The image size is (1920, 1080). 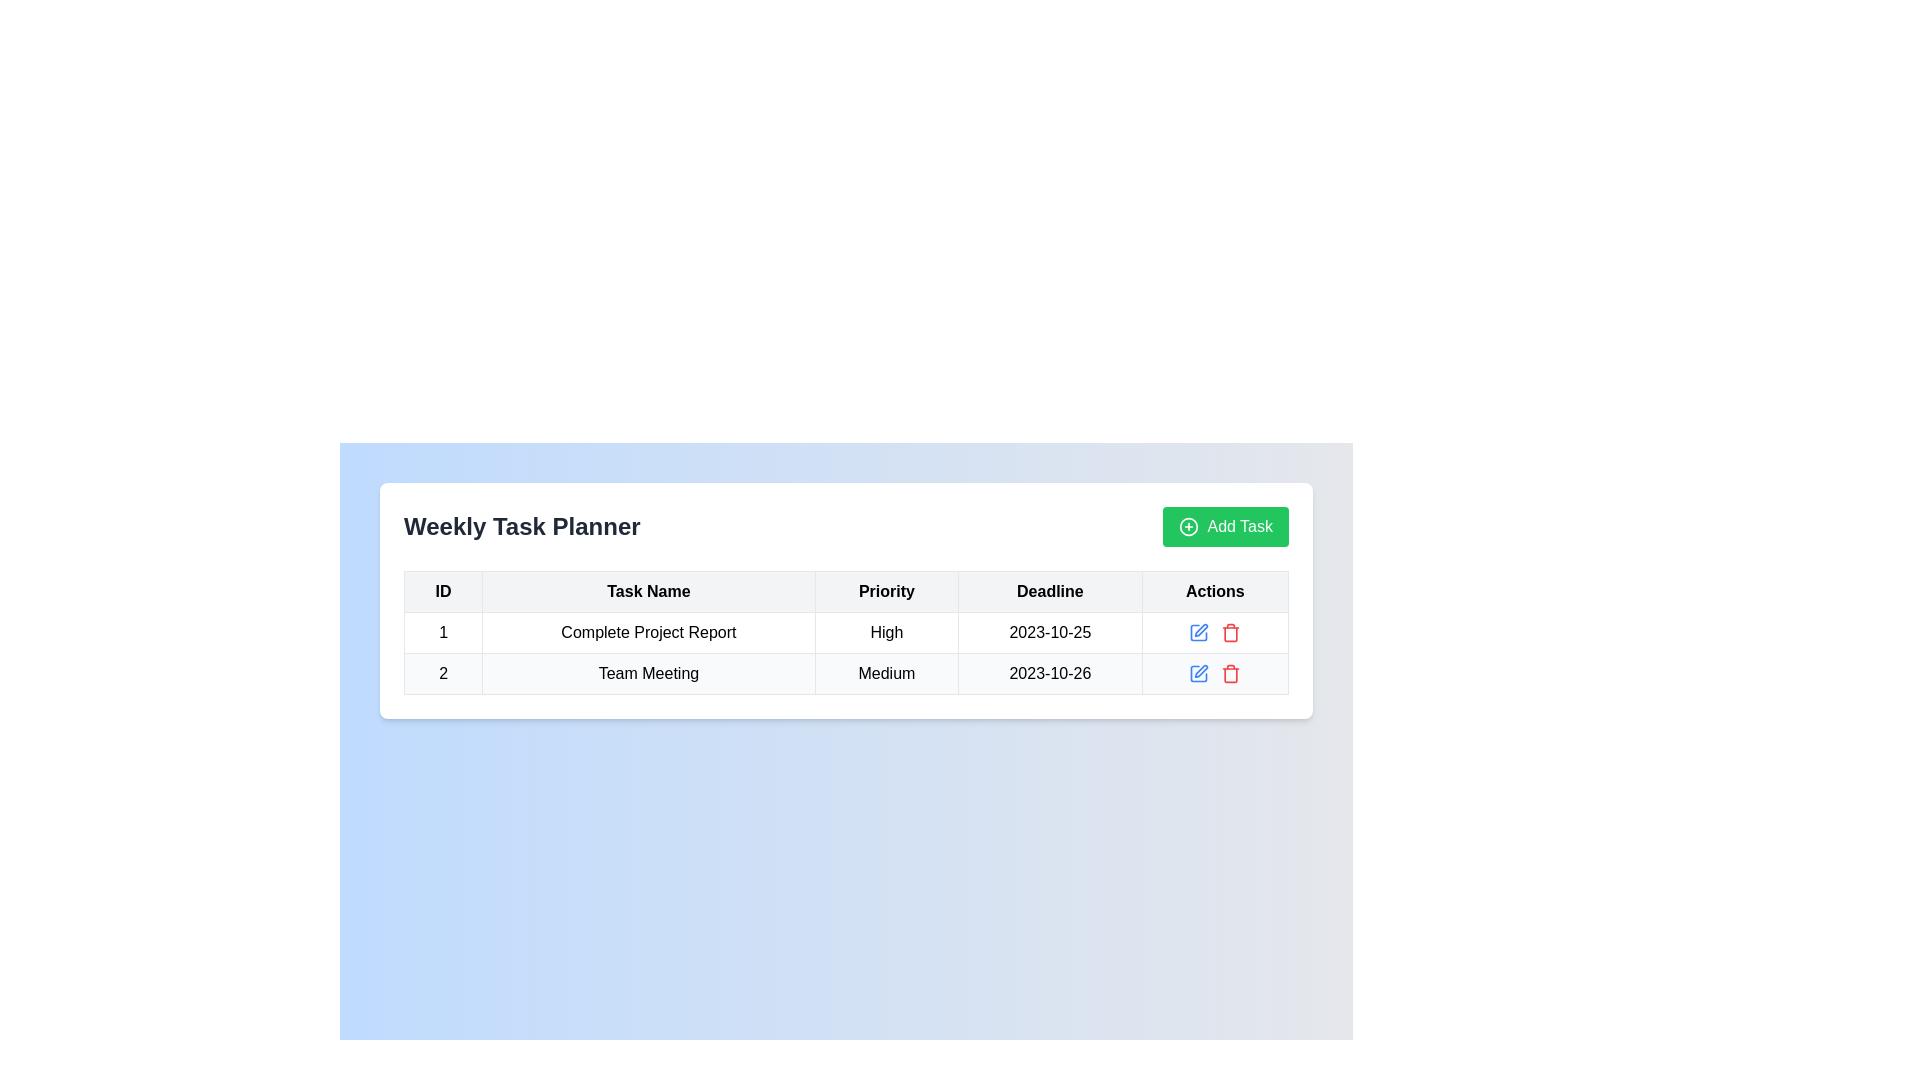 I want to click on the edit icon in the actions column for the task 'Team Meeting' to modify the task, so click(x=1214, y=674).